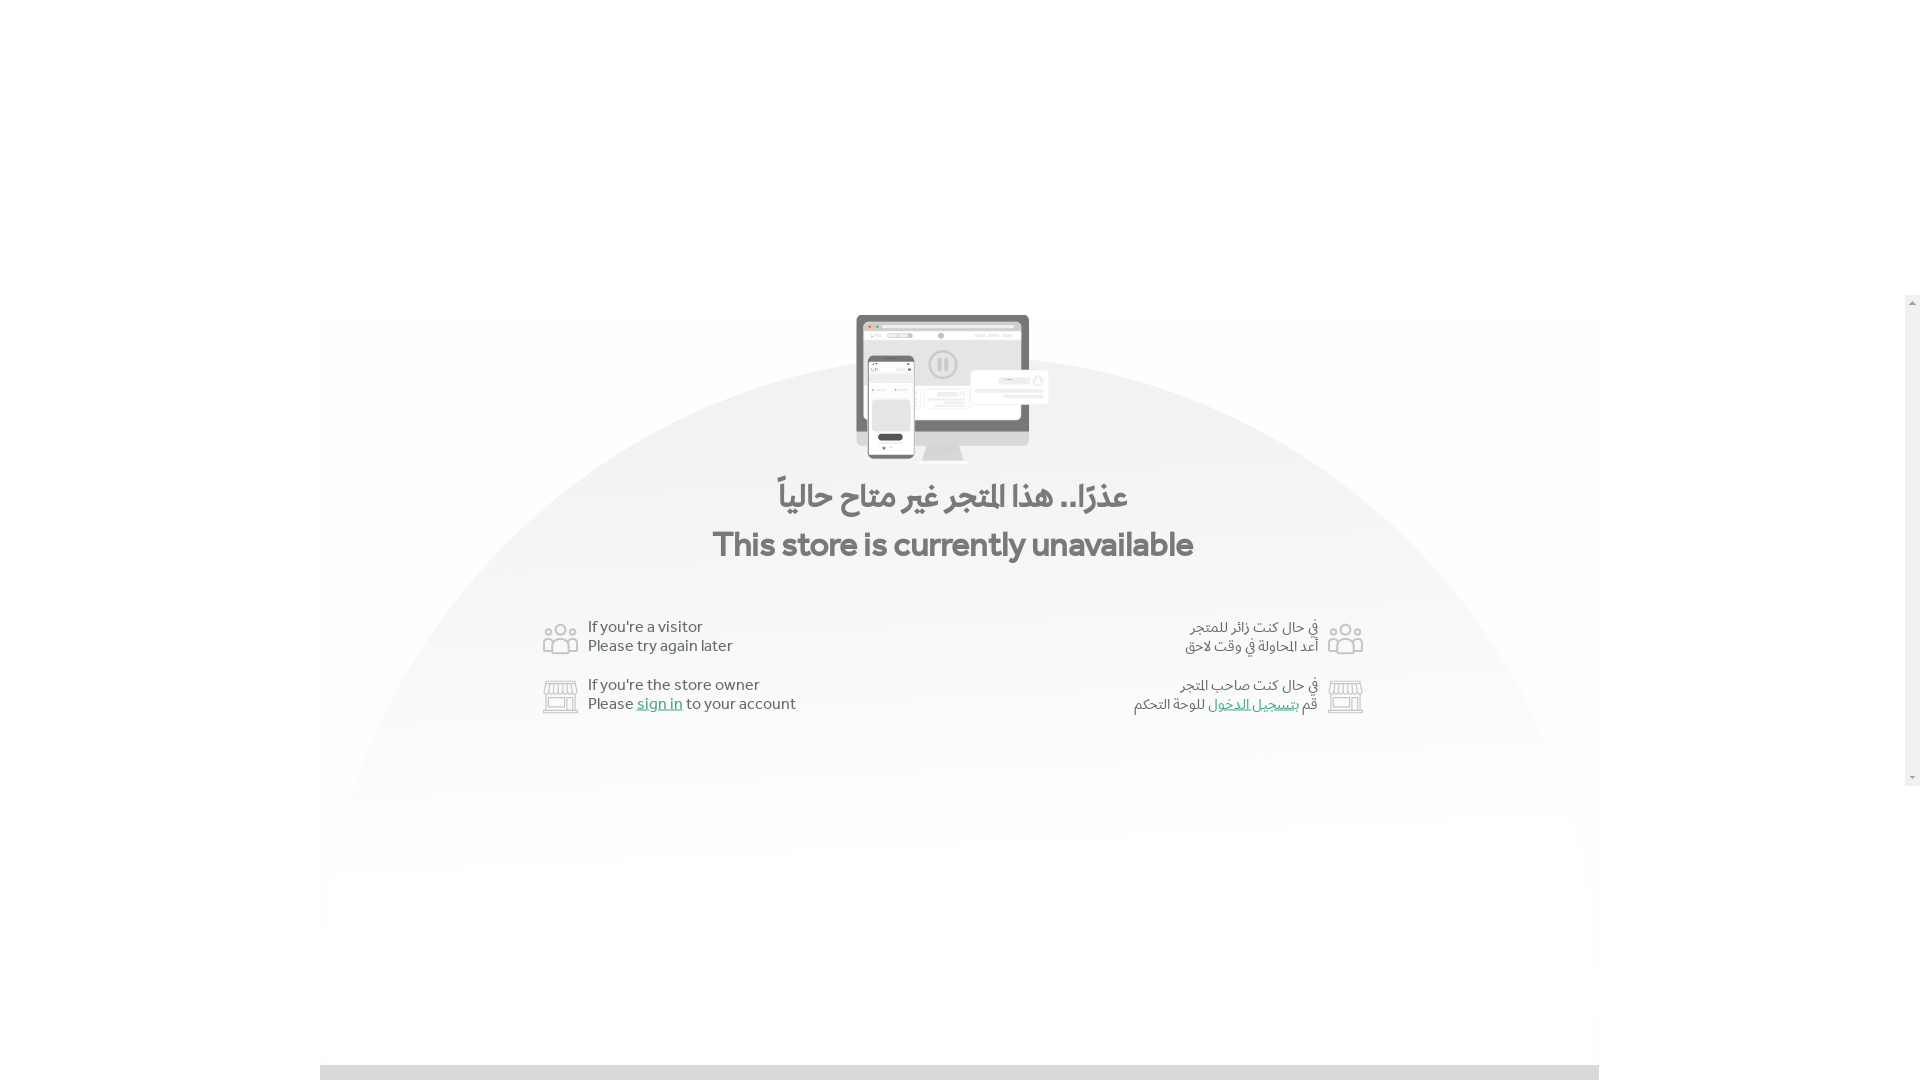 The width and height of the screenshot is (1920, 1080). What do you see at coordinates (658, 704) in the screenshot?
I see `'sign in'` at bounding box center [658, 704].